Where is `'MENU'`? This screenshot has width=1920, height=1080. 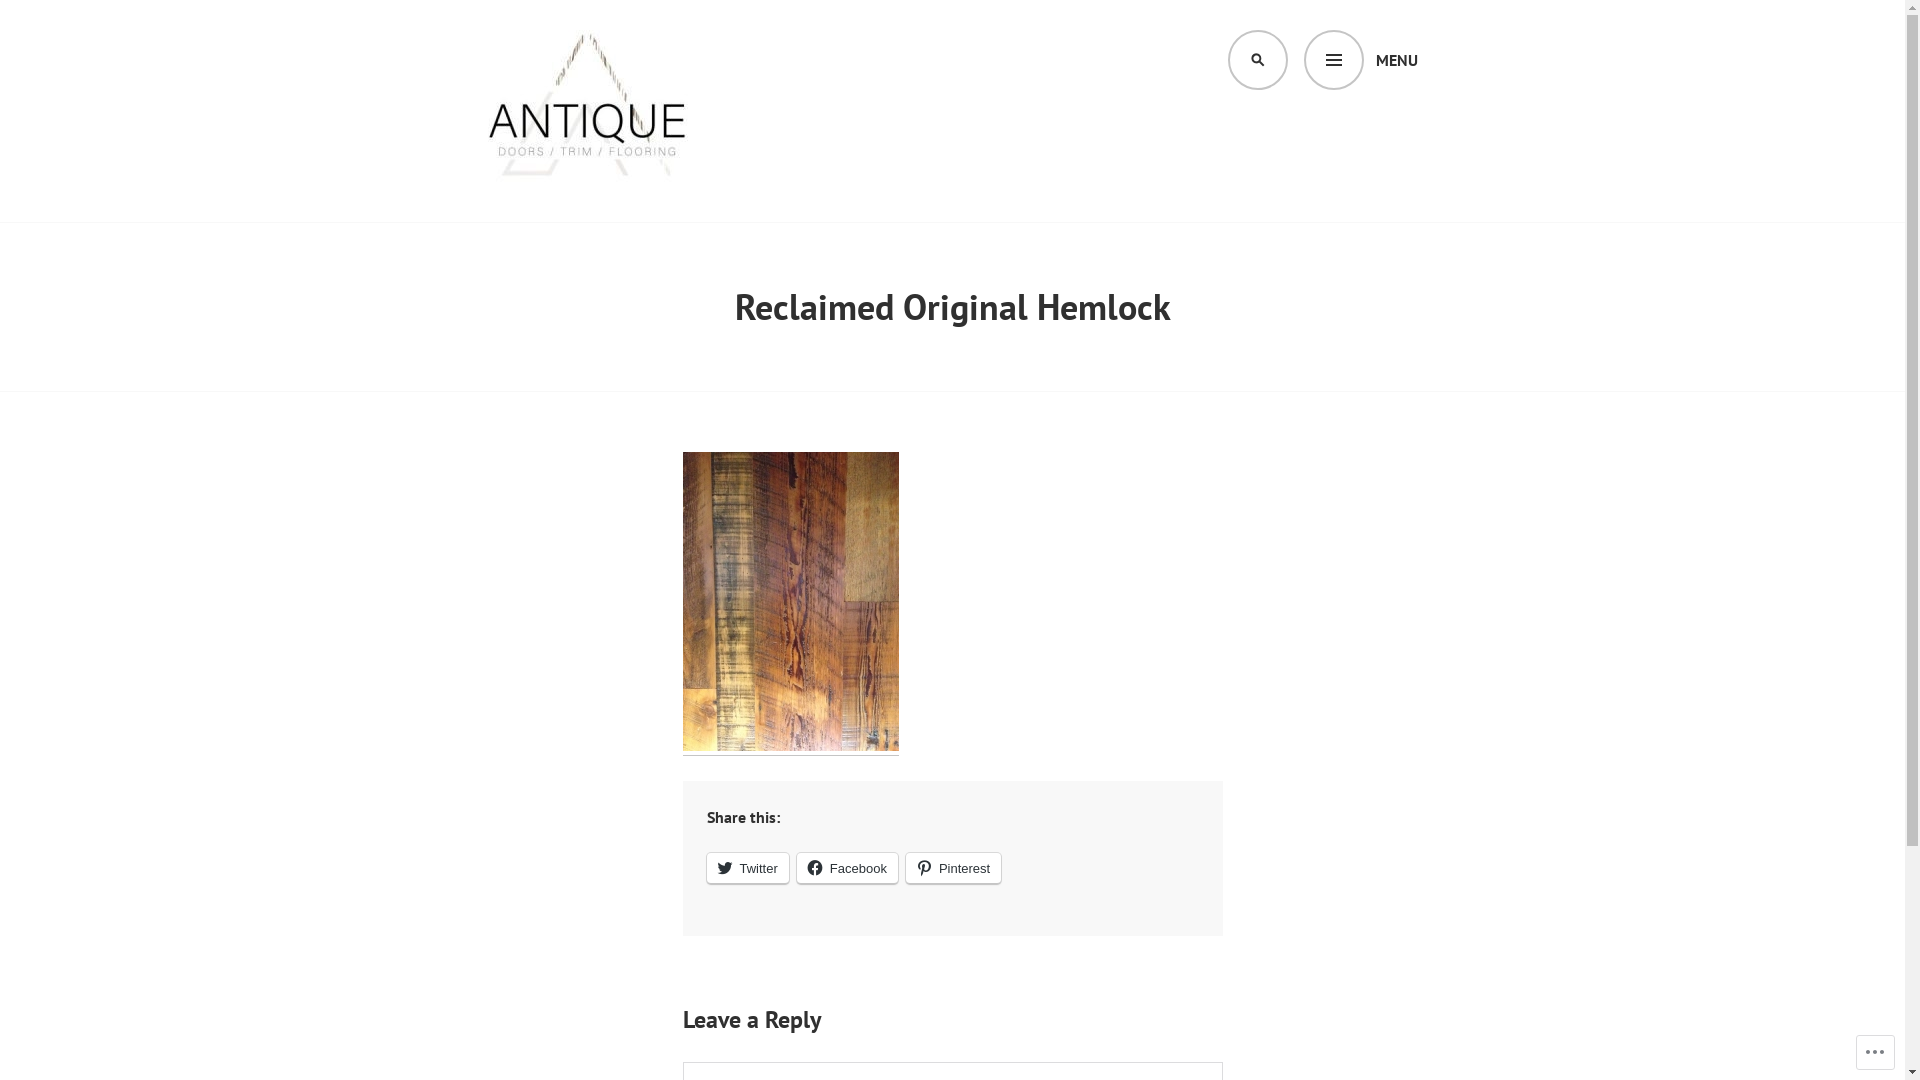
'MENU' is located at coordinates (1360, 59).